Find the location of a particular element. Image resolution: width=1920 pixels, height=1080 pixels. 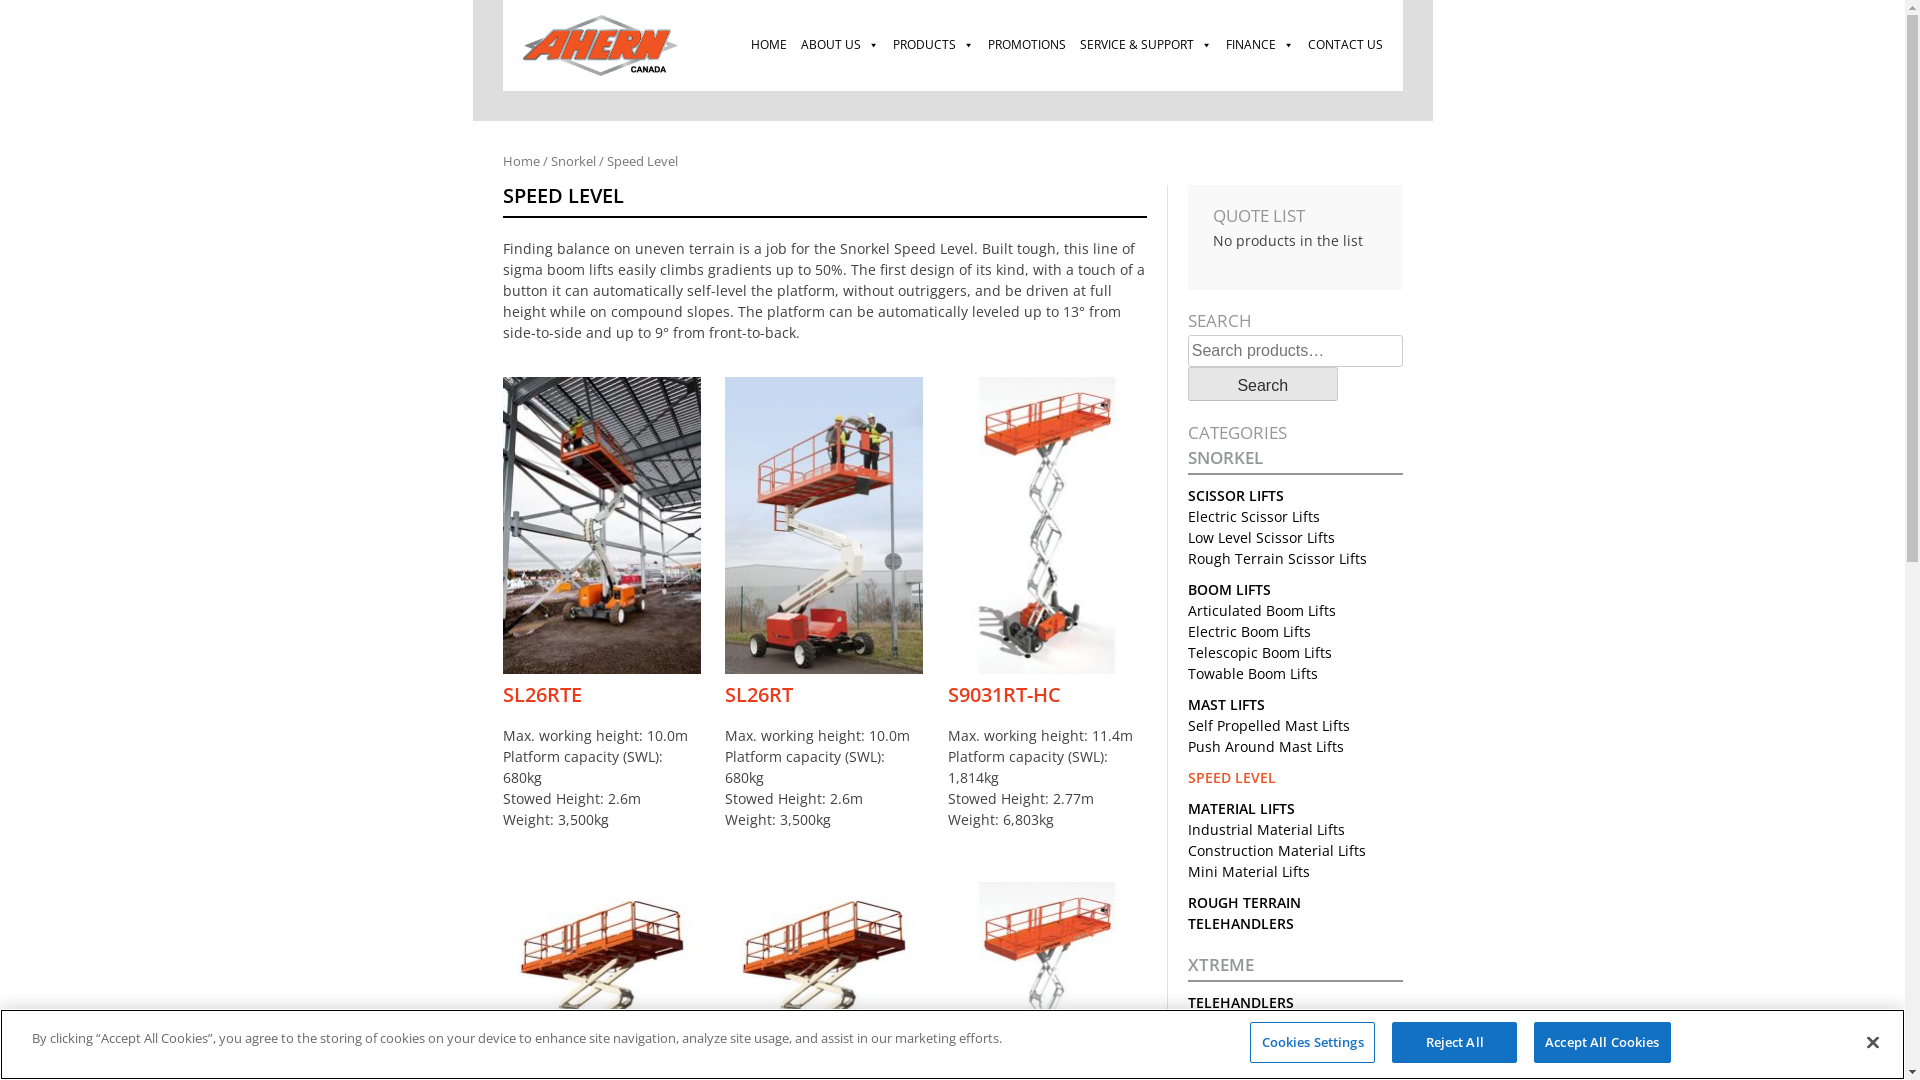

'SPEED LEVEL' is located at coordinates (1231, 776).